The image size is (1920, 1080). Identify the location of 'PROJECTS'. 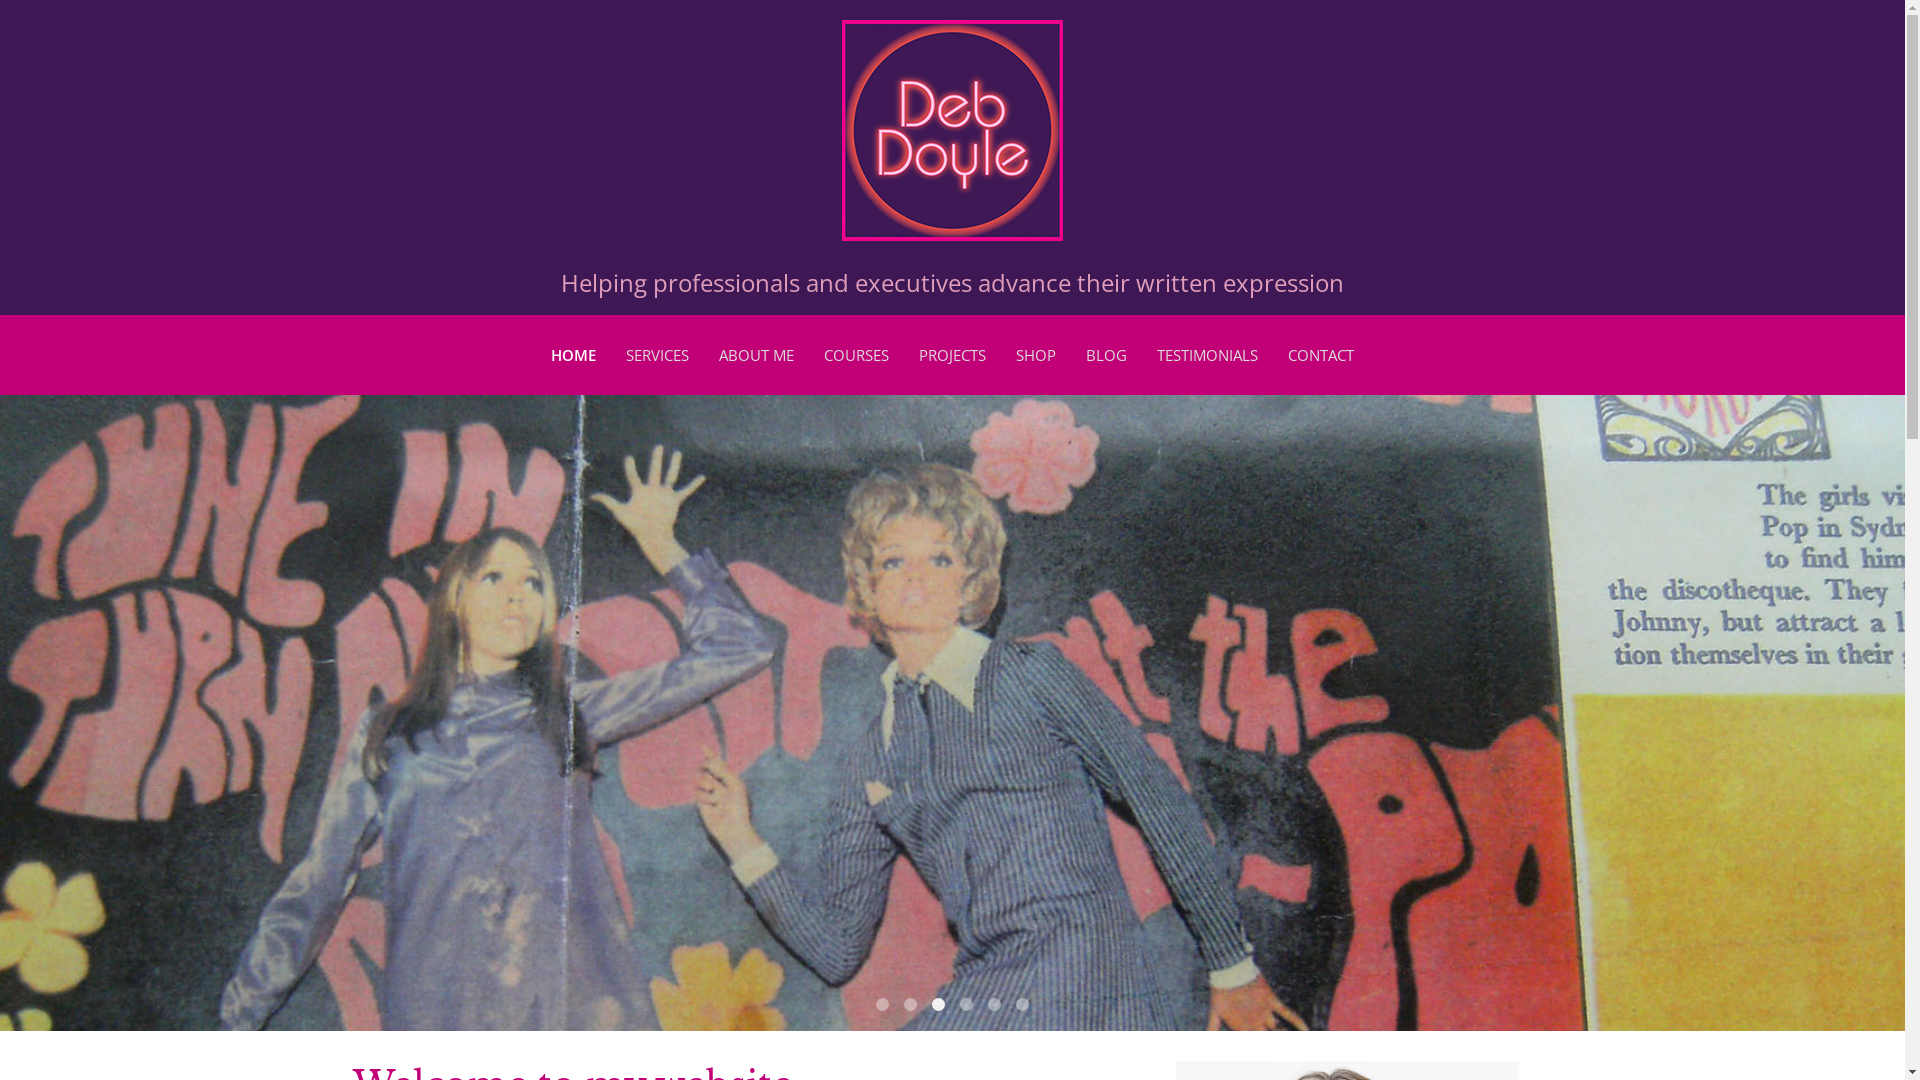
(951, 353).